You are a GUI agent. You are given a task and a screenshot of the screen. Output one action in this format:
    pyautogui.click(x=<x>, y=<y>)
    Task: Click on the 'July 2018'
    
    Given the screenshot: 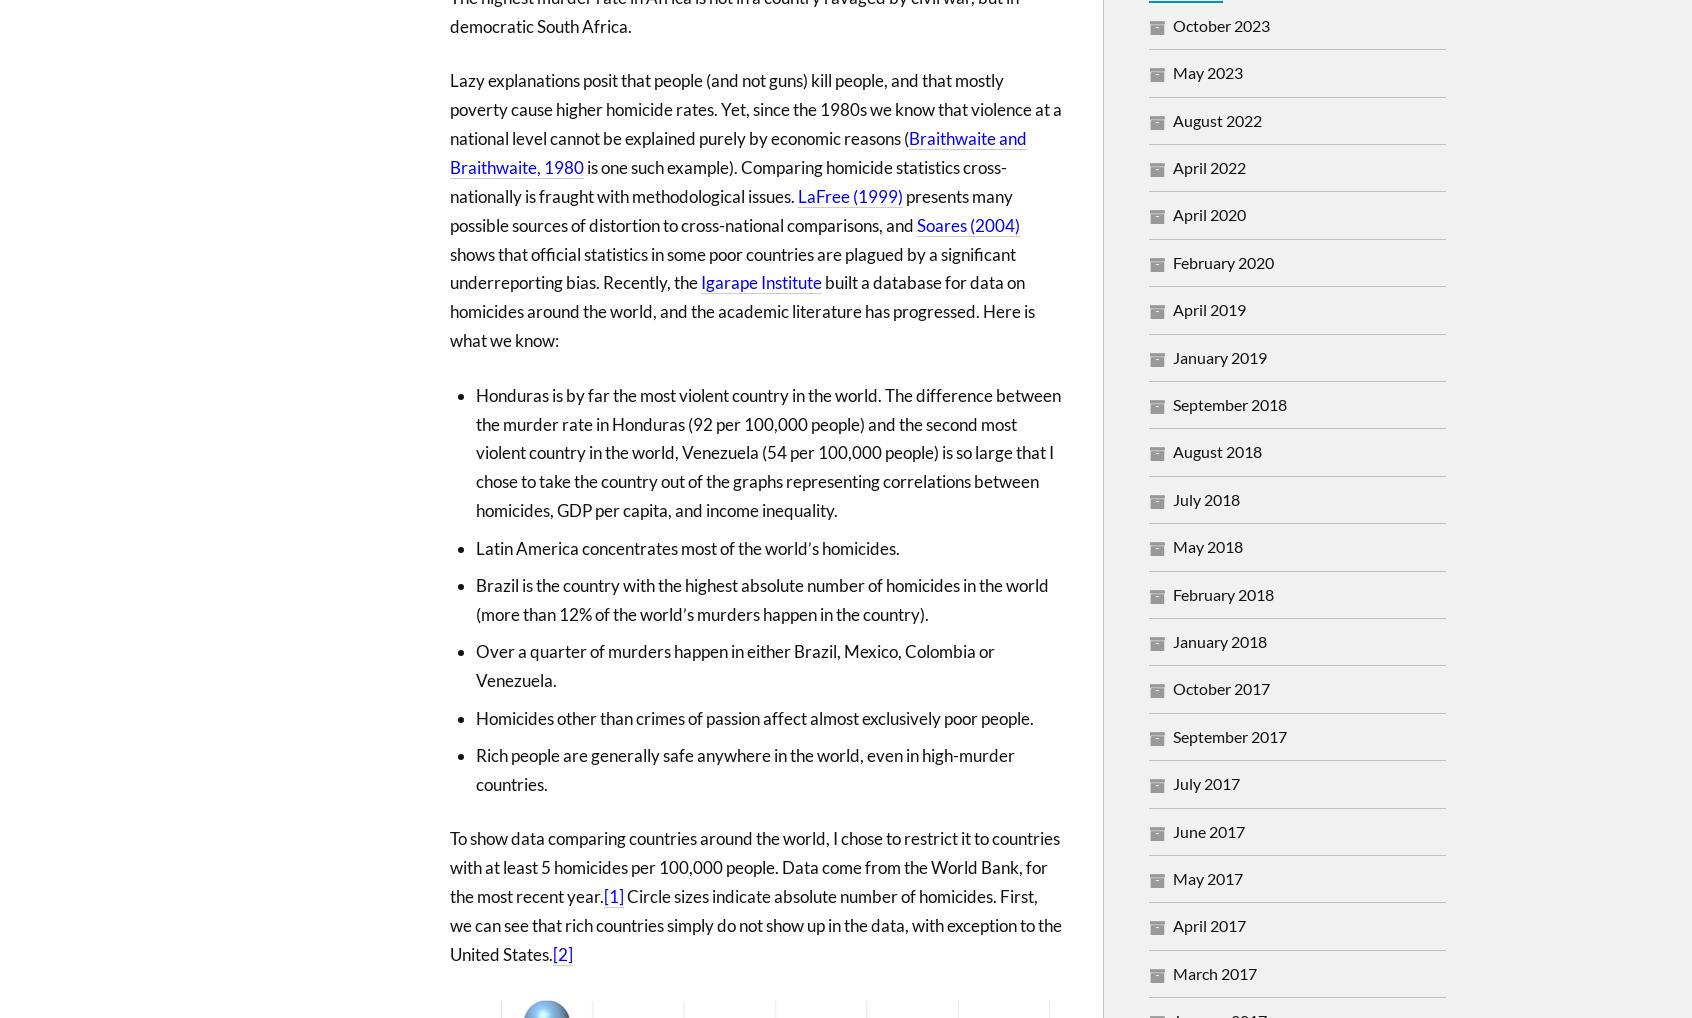 What is the action you would take?
    pyautogui.click(x=1206, y=498)
    